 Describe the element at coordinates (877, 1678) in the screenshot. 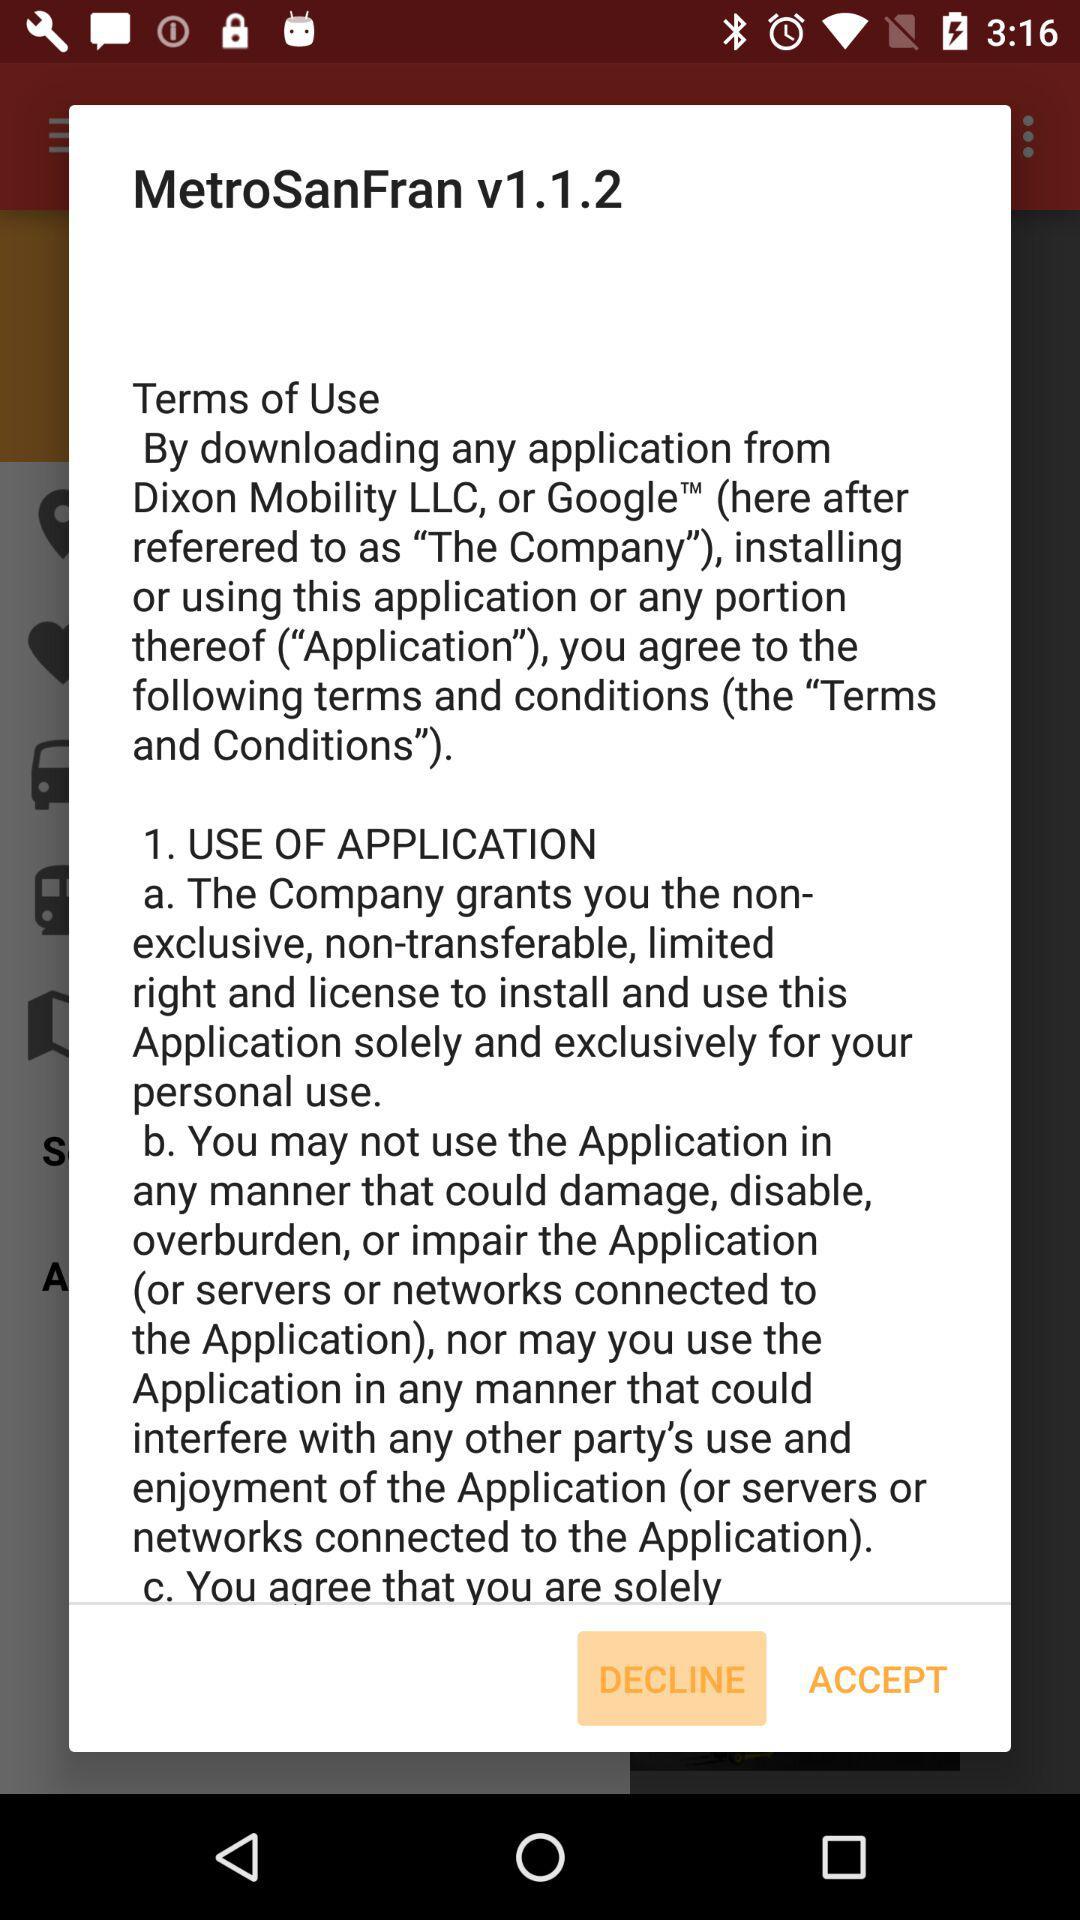

I see `icon below the terms of use item` at that location.